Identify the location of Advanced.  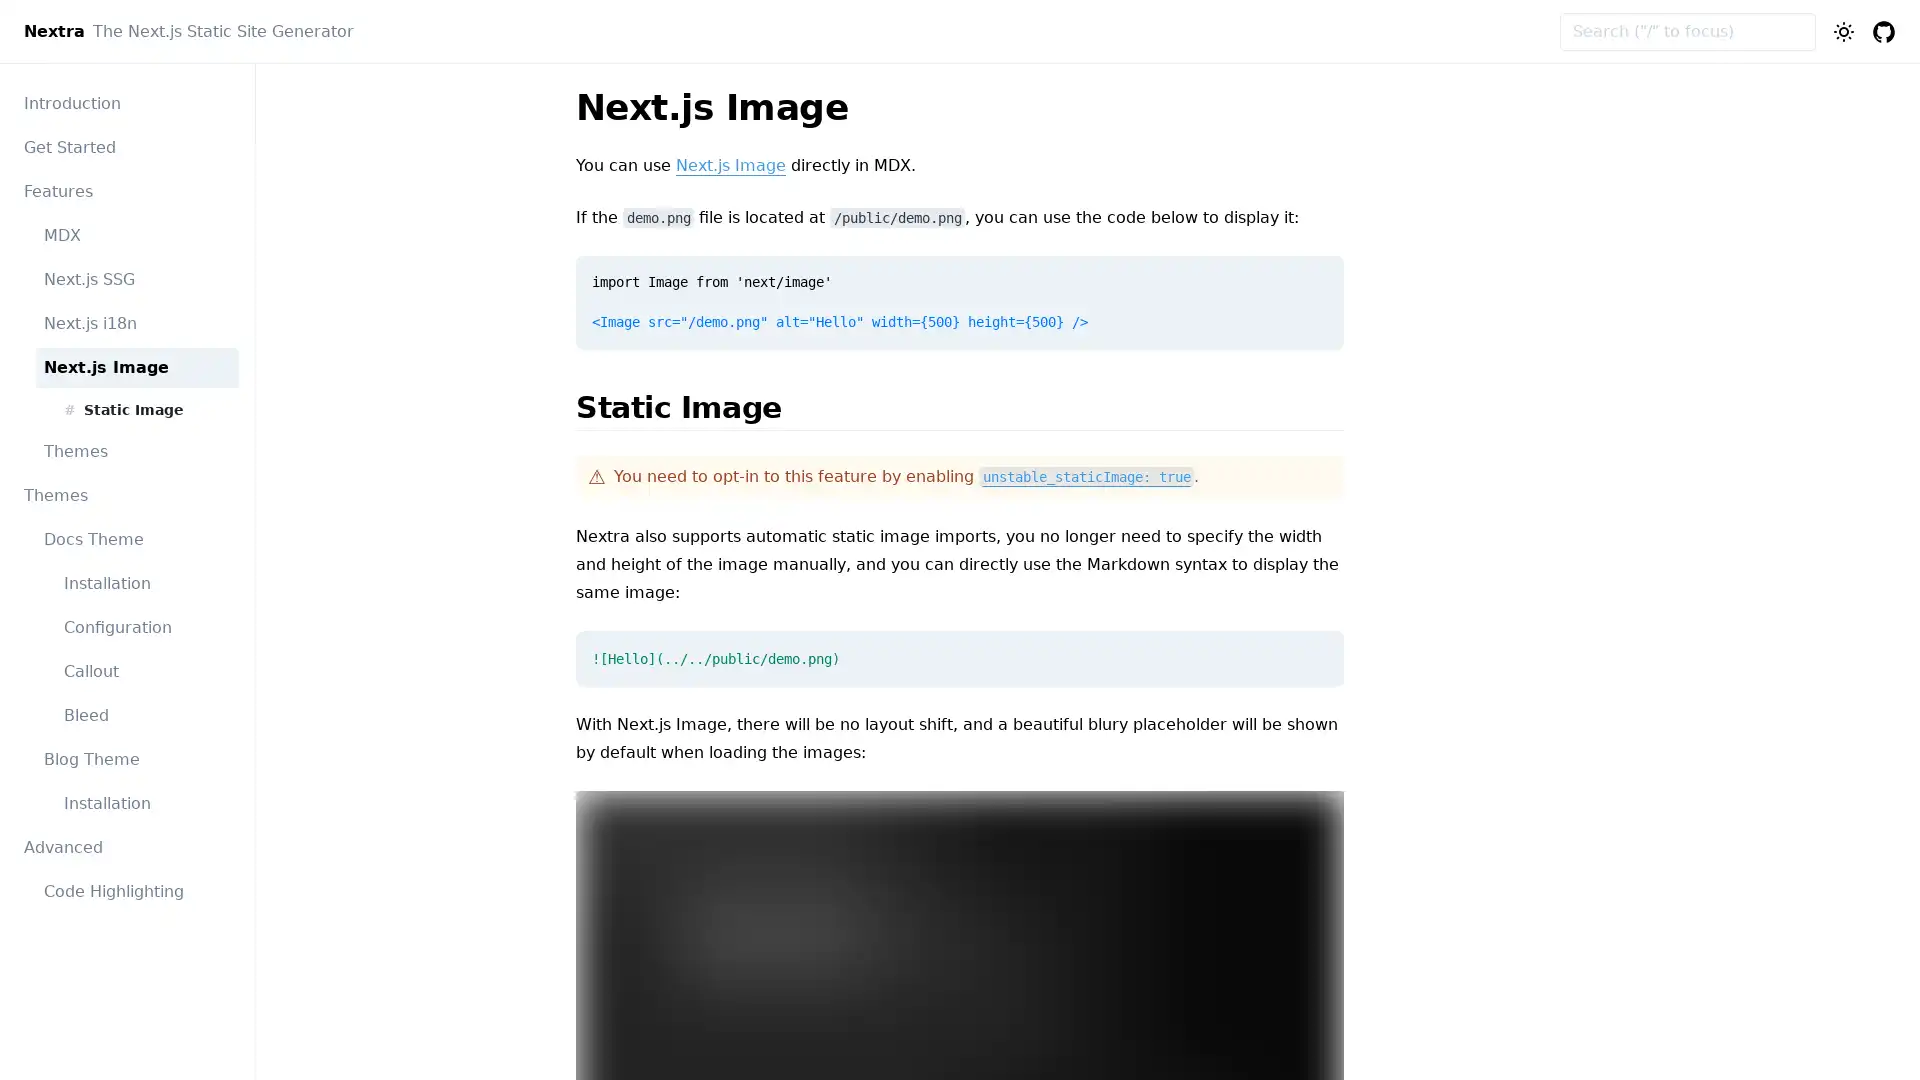
(126, 848).